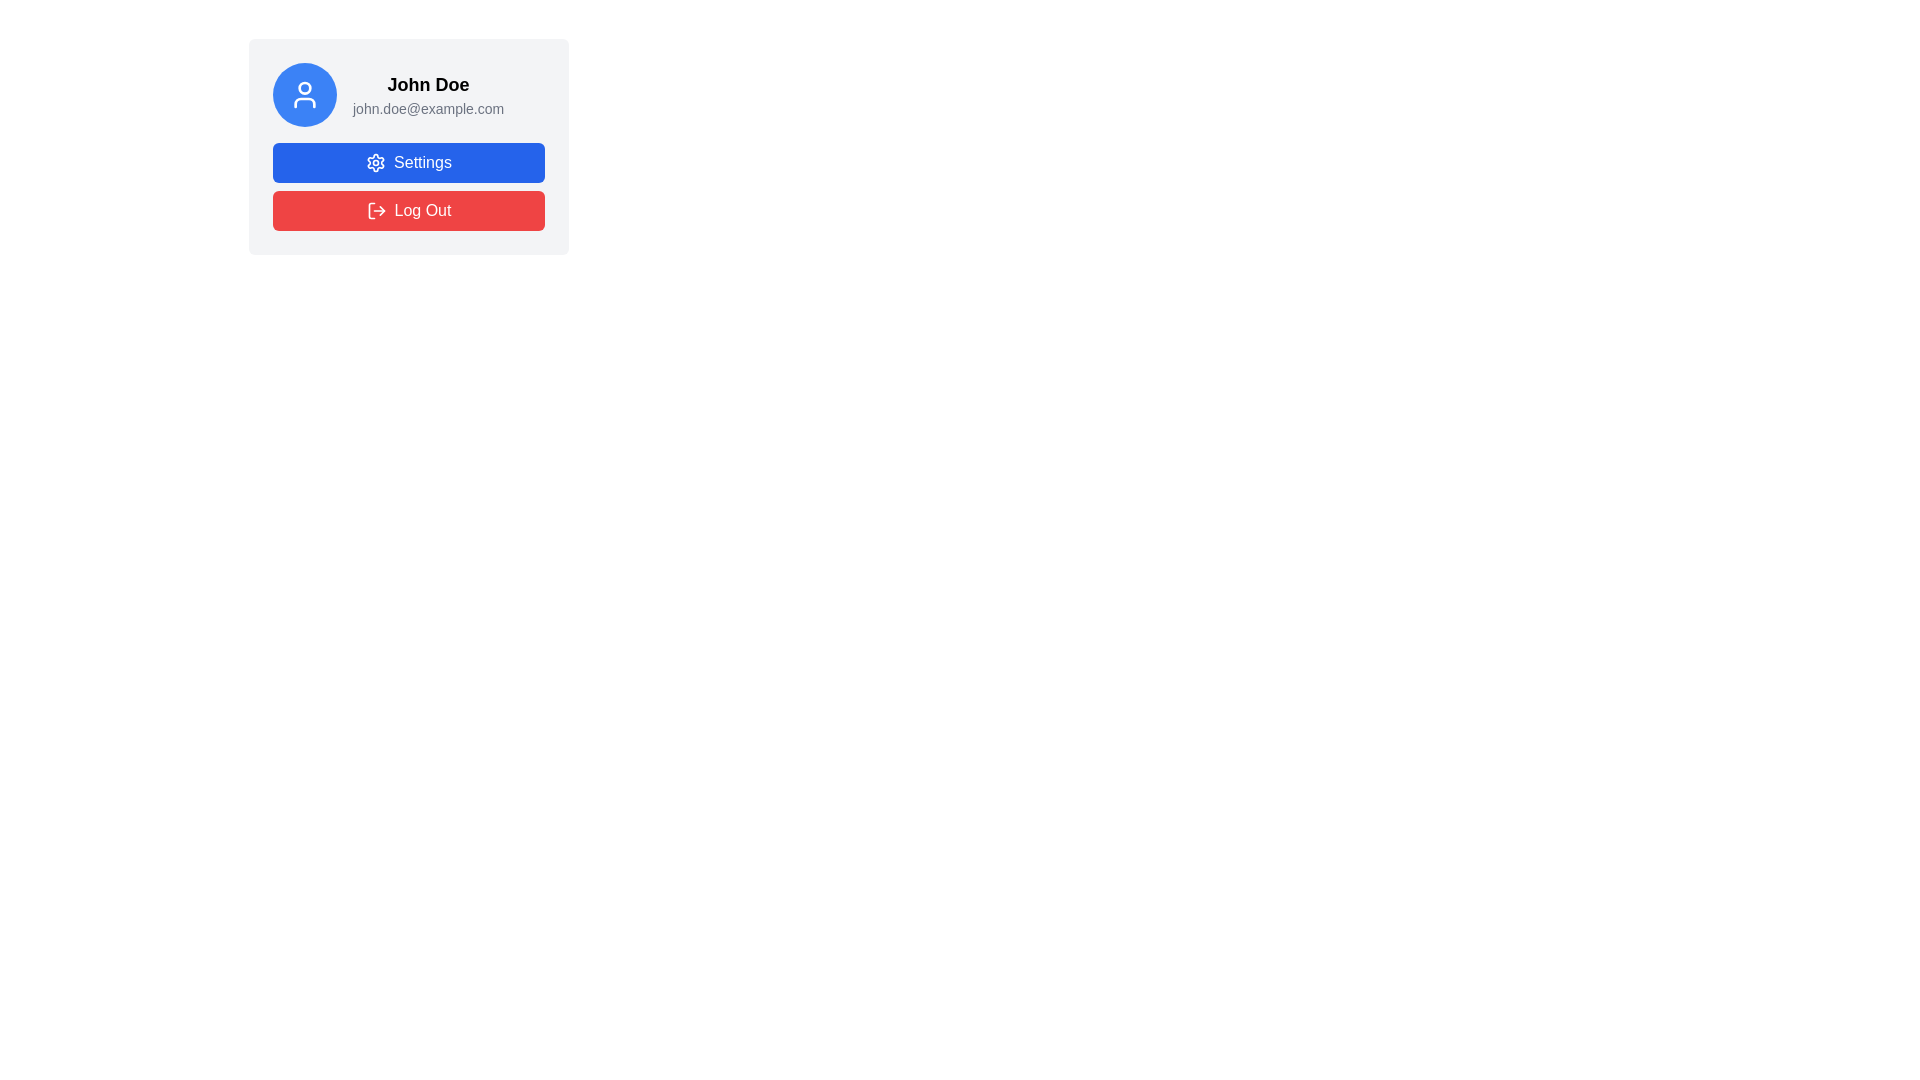 This screenshot has width=1920, height=1080. I want to click on the decorative graphical element that forms the bottom part of a user icon, styled in white on a blue circular background, located at the top-left corner of the user profile panel, so click(304, 103).